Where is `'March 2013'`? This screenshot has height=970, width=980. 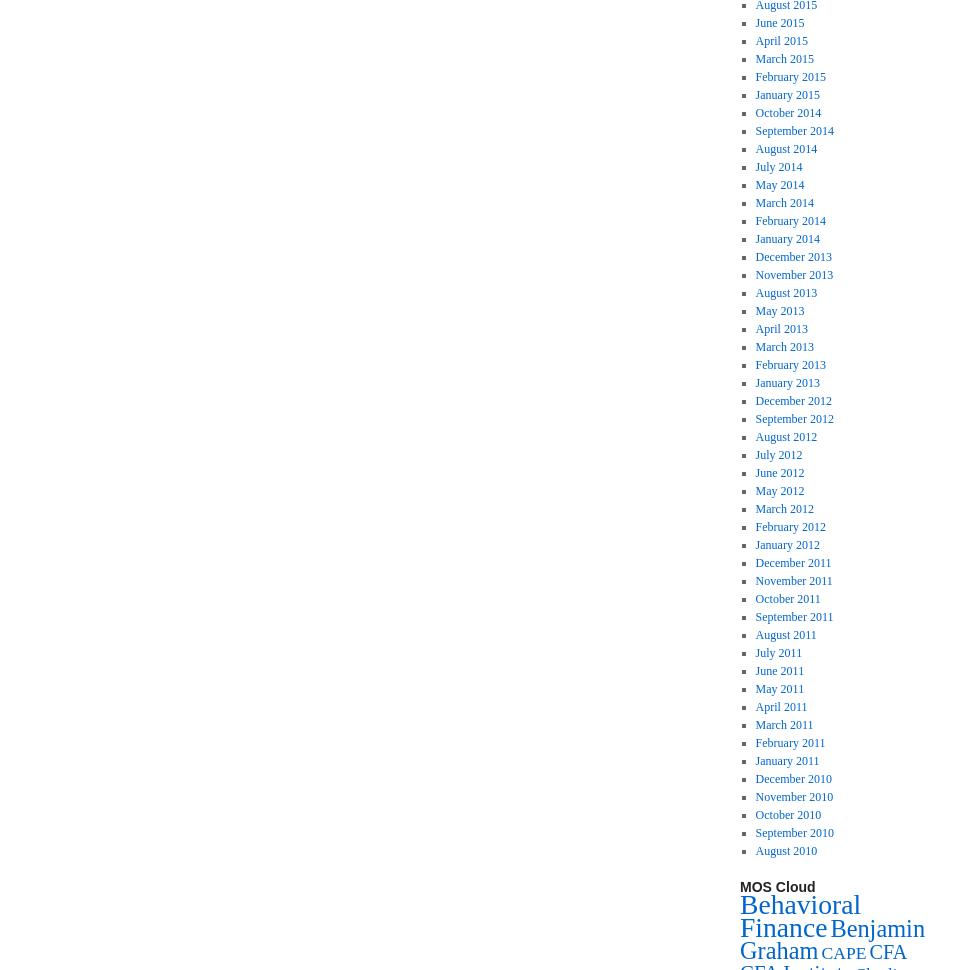 'March 2013' is located at coordinates (784, 345).